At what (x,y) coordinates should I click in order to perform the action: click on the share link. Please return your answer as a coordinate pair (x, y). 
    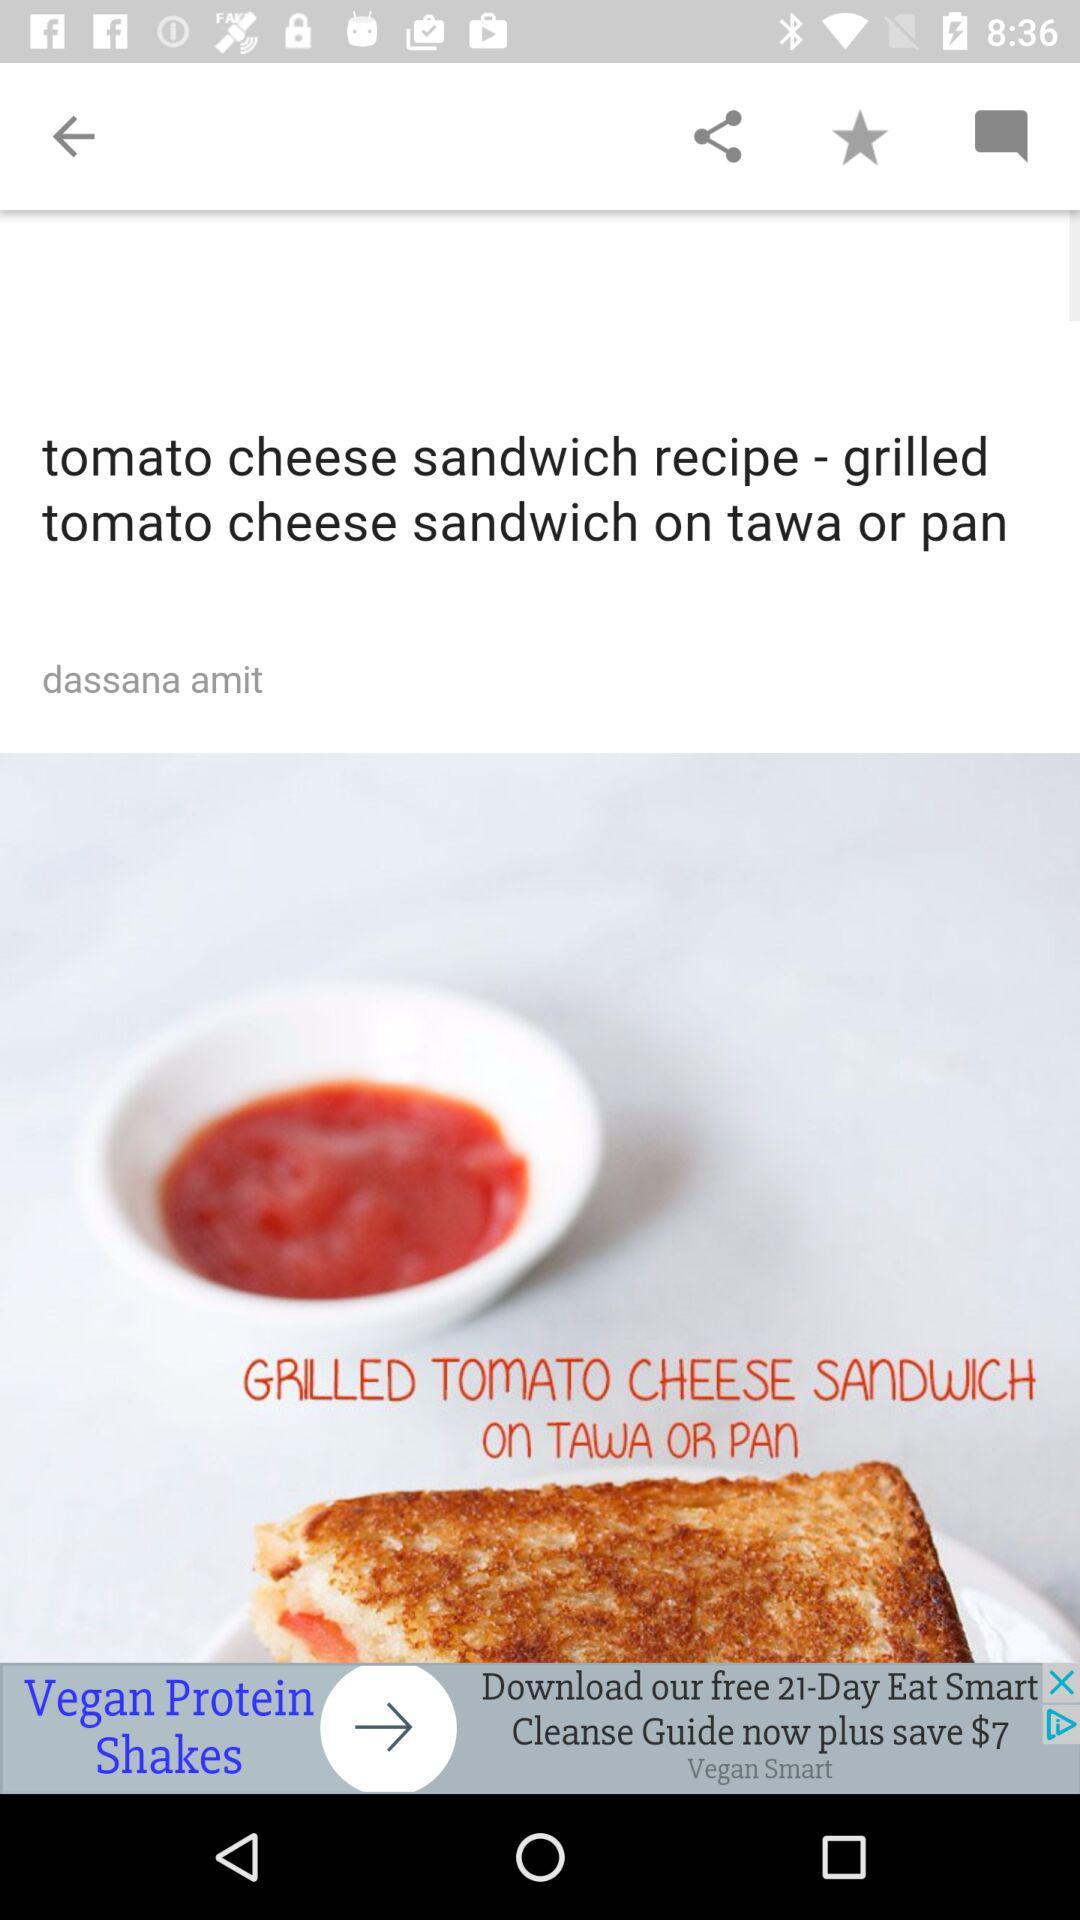
    Looking at the image, I should click on (716, 135).